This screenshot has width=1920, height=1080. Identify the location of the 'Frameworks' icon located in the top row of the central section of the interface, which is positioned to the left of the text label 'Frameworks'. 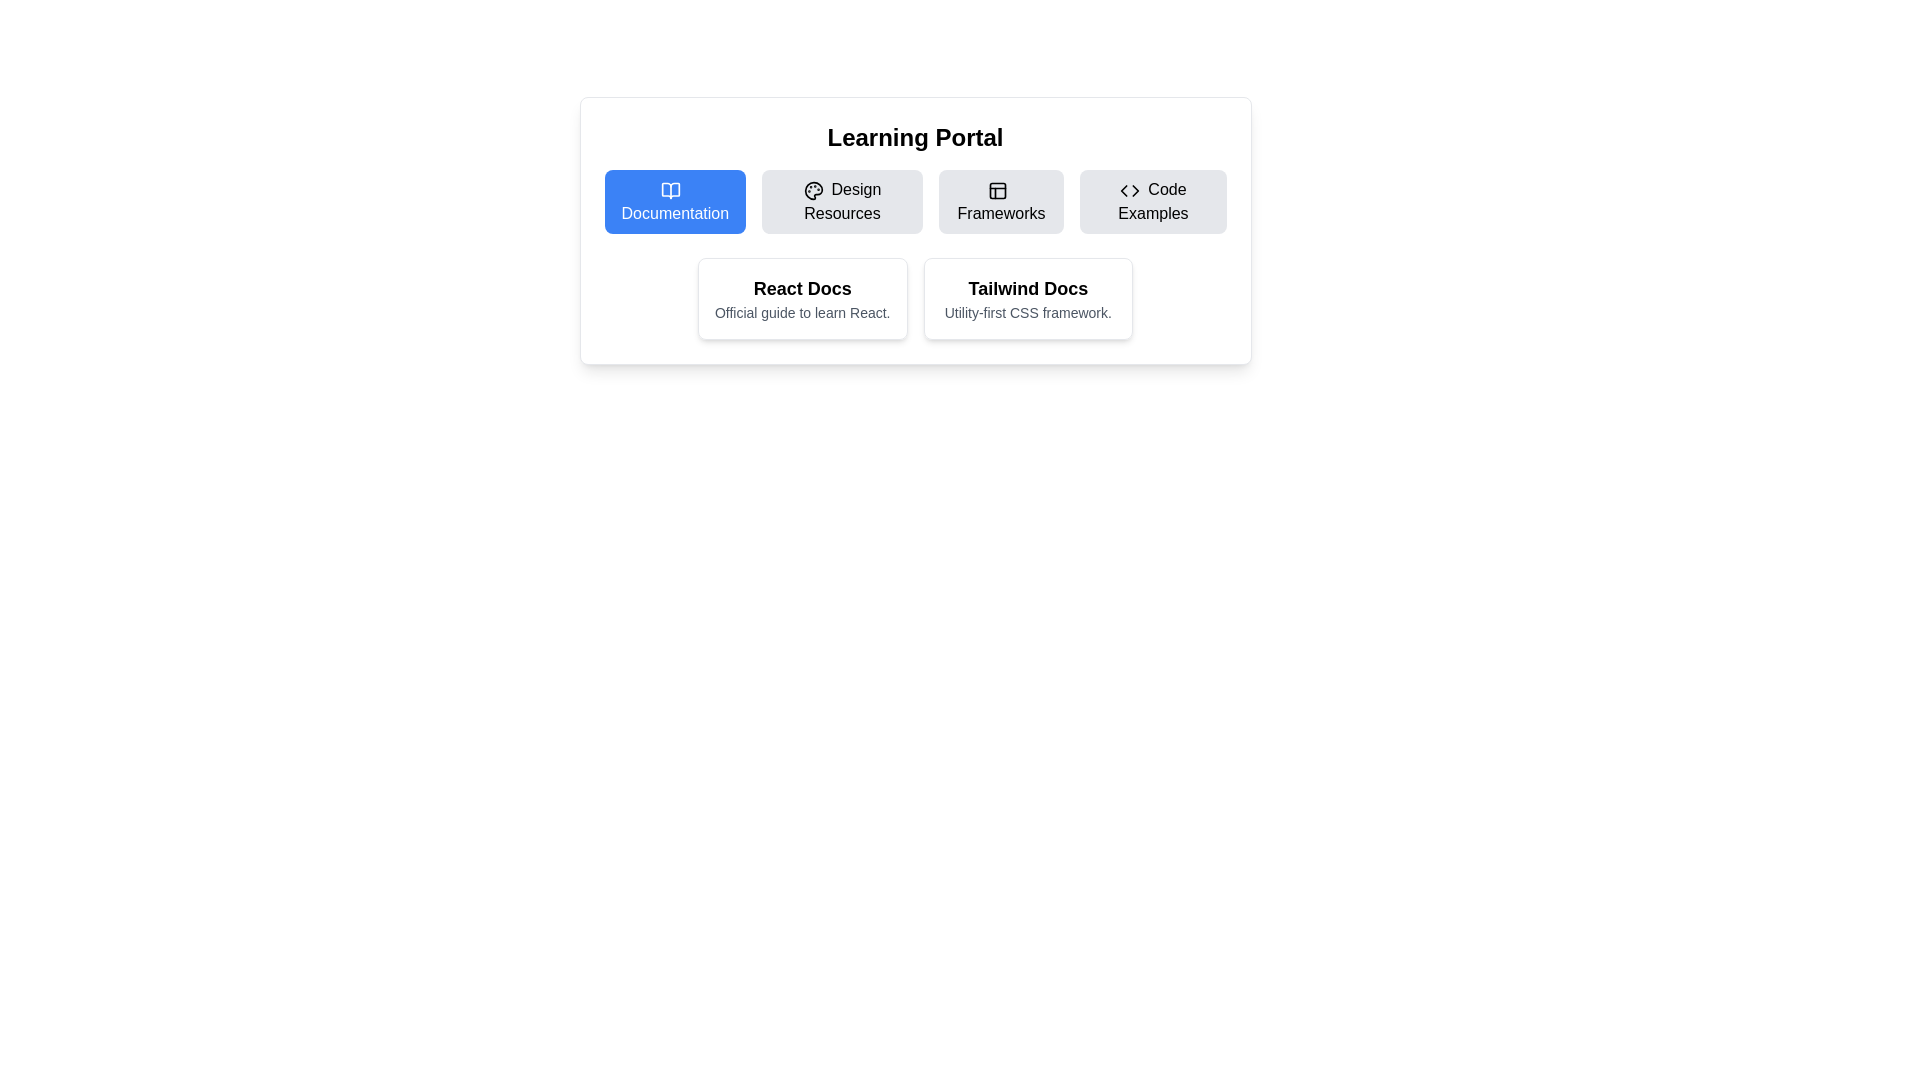
(997, 190).